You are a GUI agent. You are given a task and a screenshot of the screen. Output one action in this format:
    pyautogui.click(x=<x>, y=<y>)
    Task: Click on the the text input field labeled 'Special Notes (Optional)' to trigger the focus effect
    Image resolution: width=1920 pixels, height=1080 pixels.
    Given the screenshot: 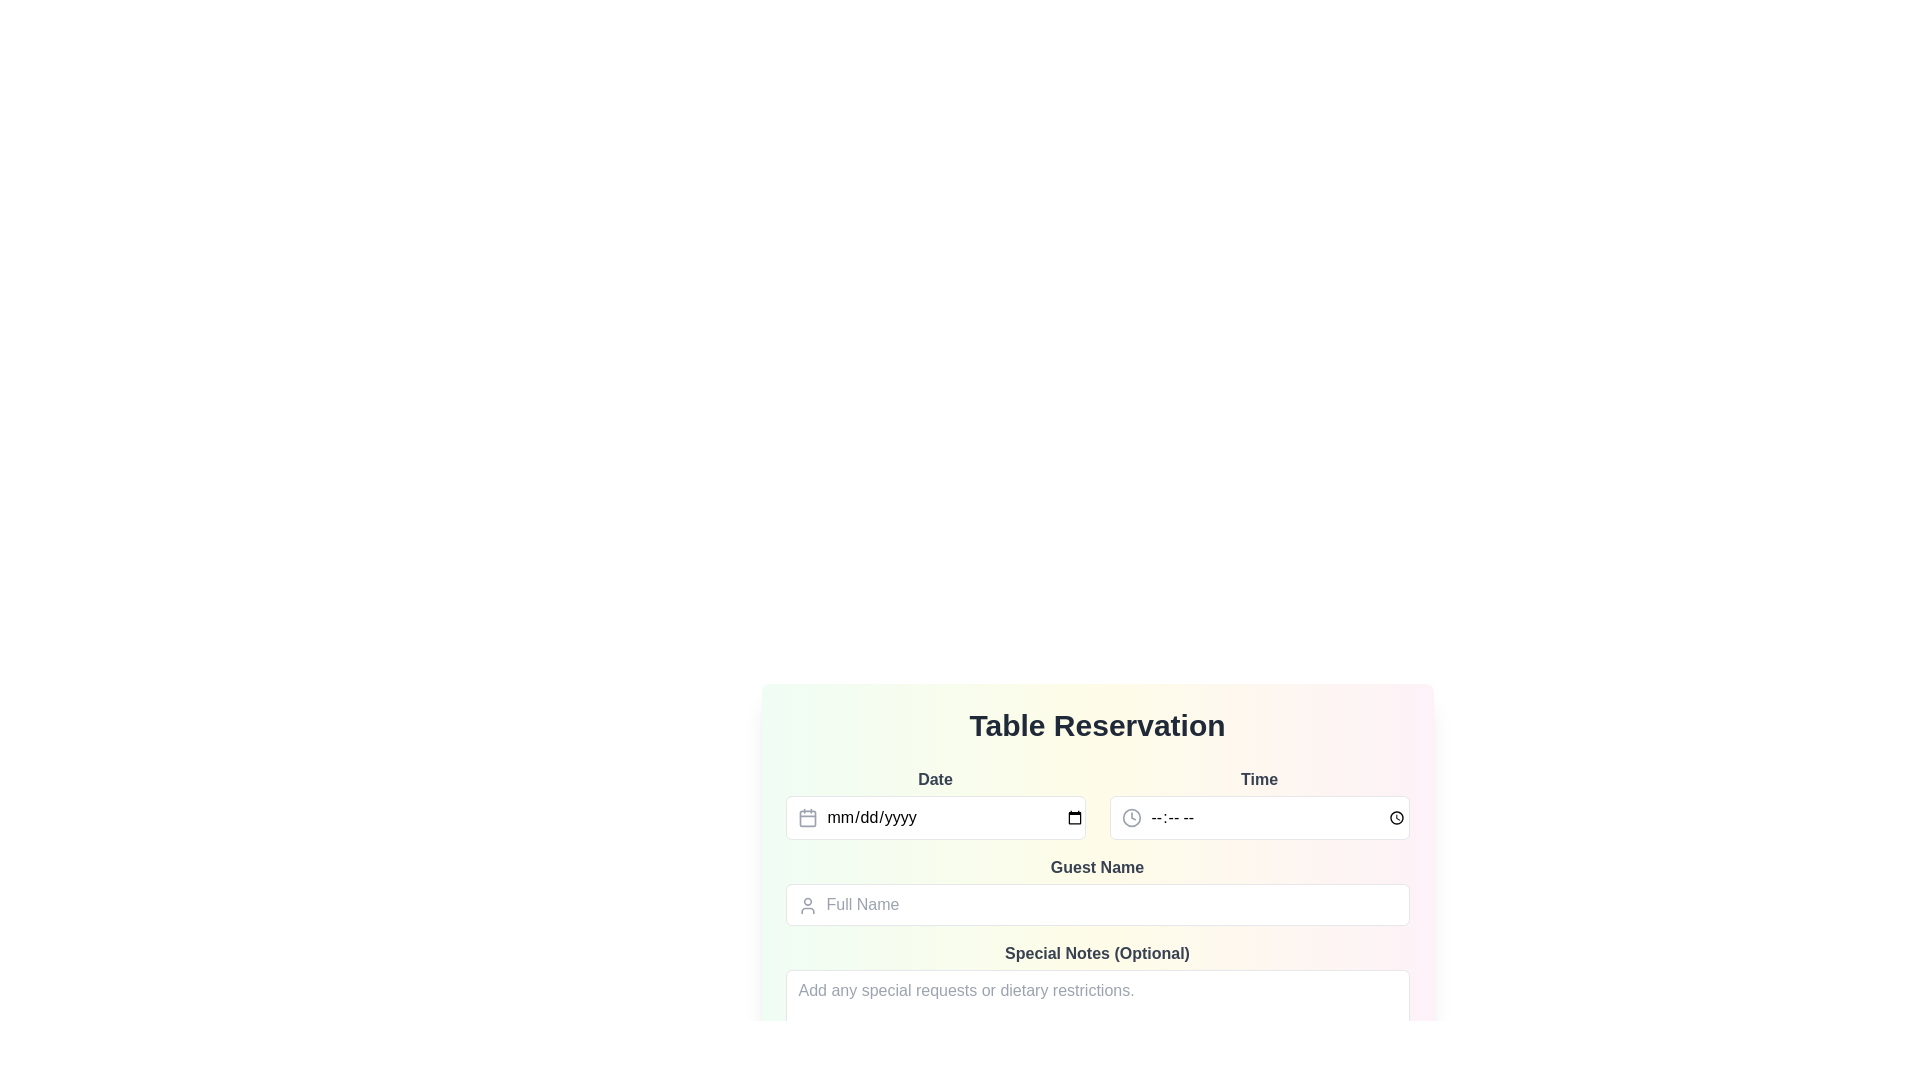 What is the action you would take?
    pyautogui.click(x=1096, y=992)
    